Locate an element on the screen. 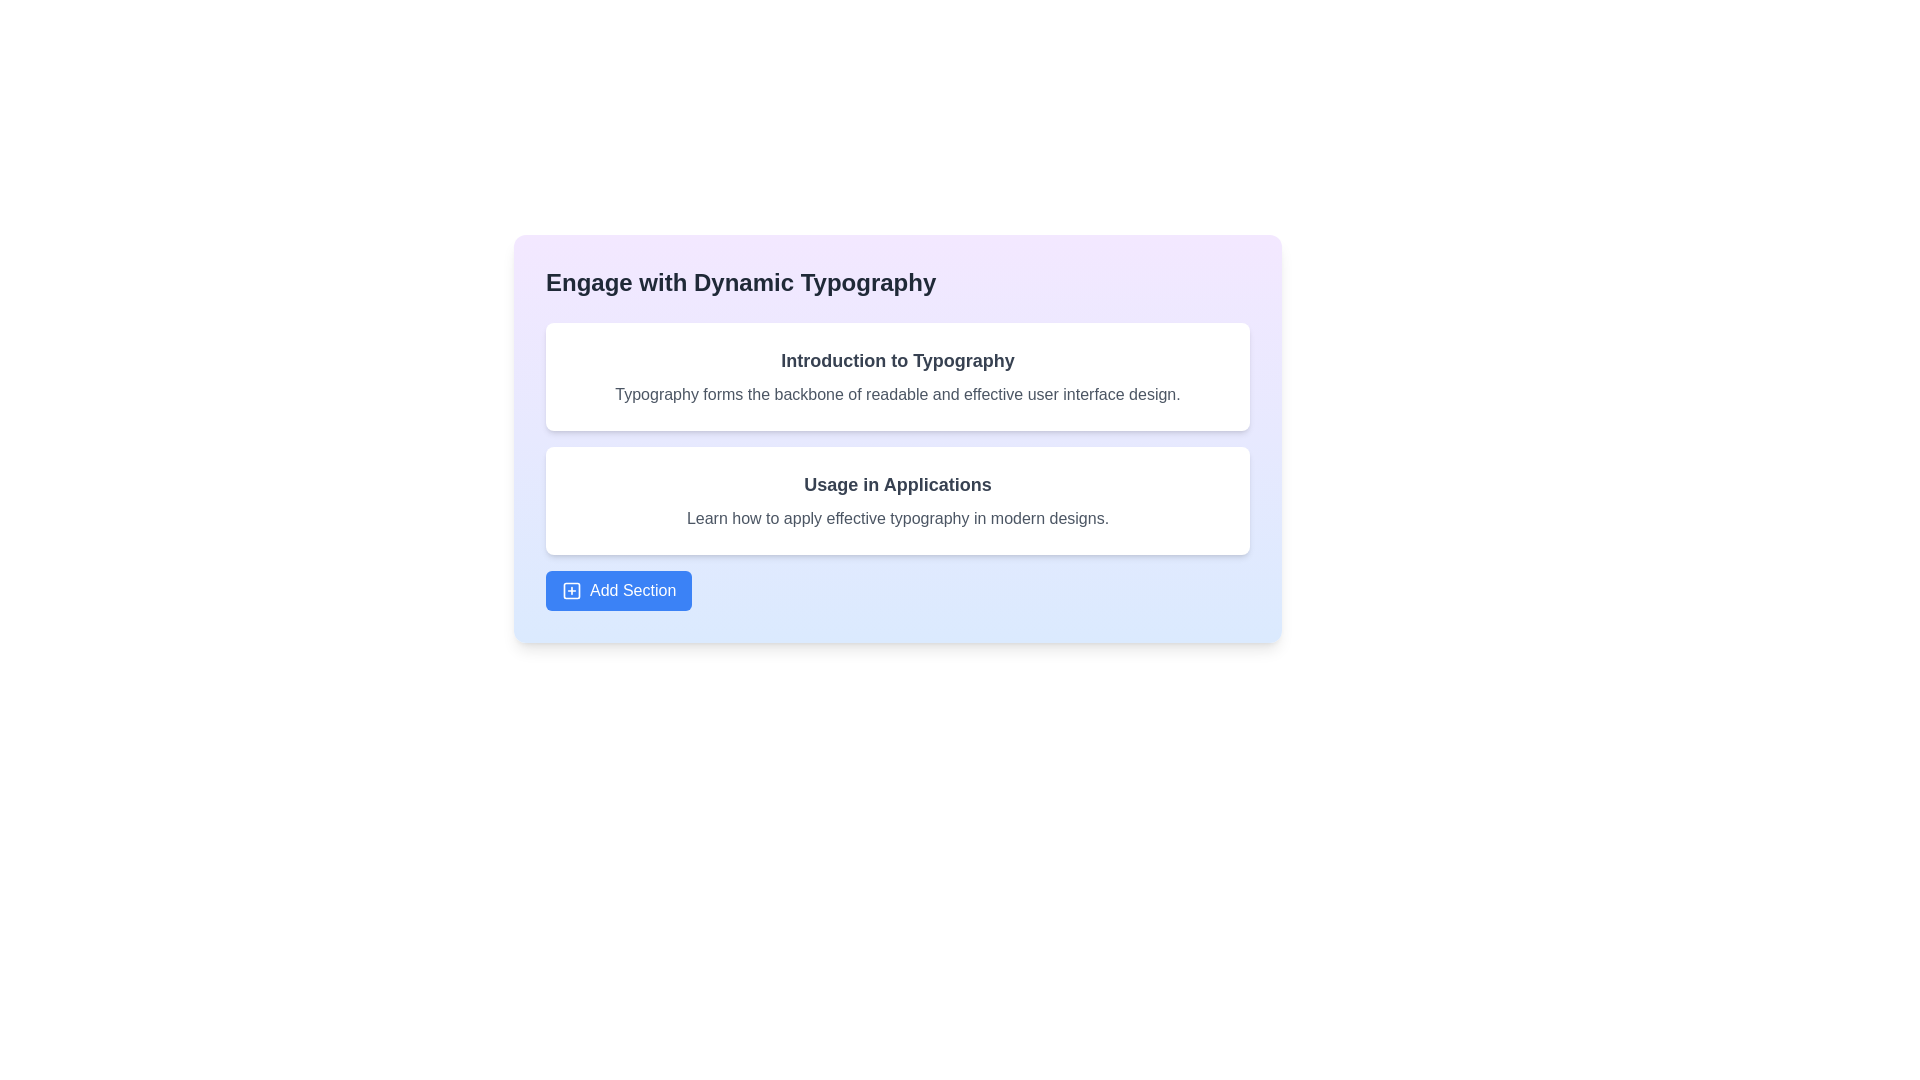 The width and height of the screenshot is (1920, 1080). the styled text label that reads 'Engage with Dynamic Typography' to potentially reveal tooltips or further actions is located at coordinates (740, 282).